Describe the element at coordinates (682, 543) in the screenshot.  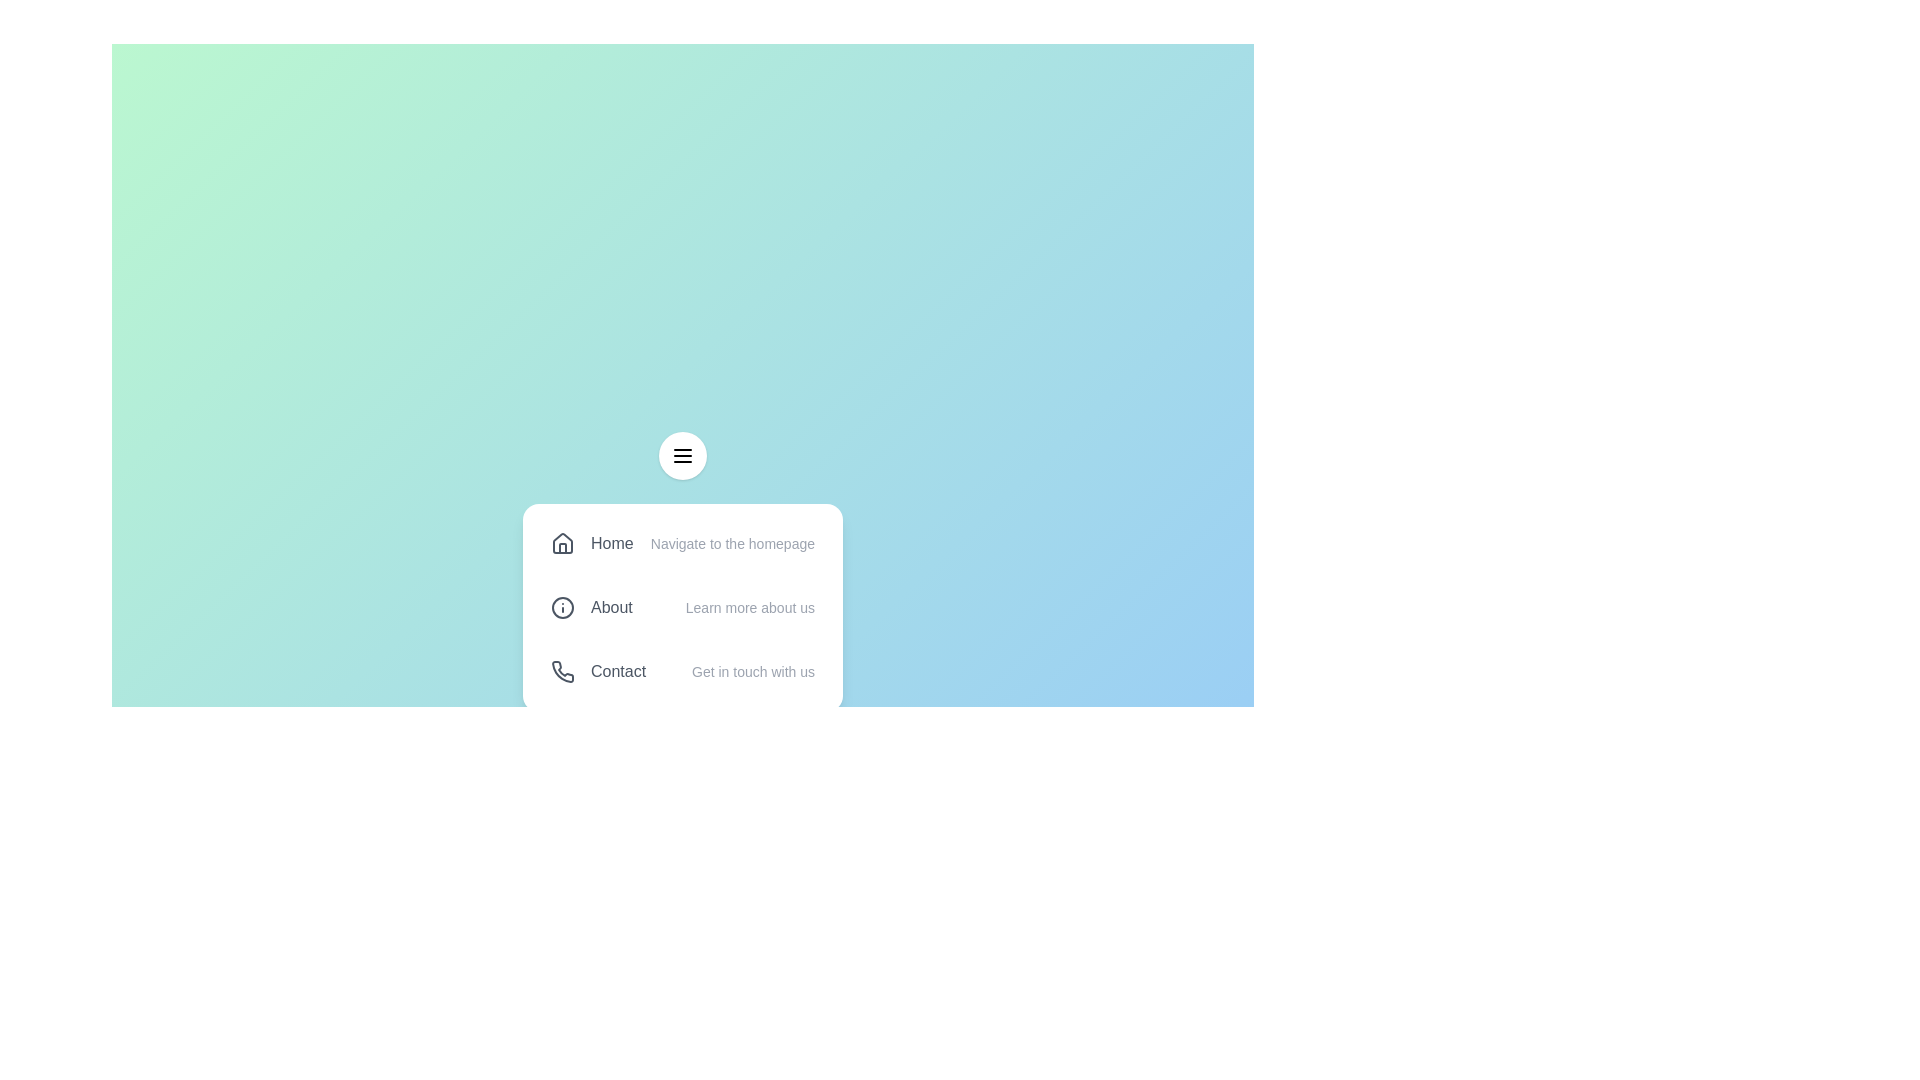
I see `the menu item Home from the menu` at that location.